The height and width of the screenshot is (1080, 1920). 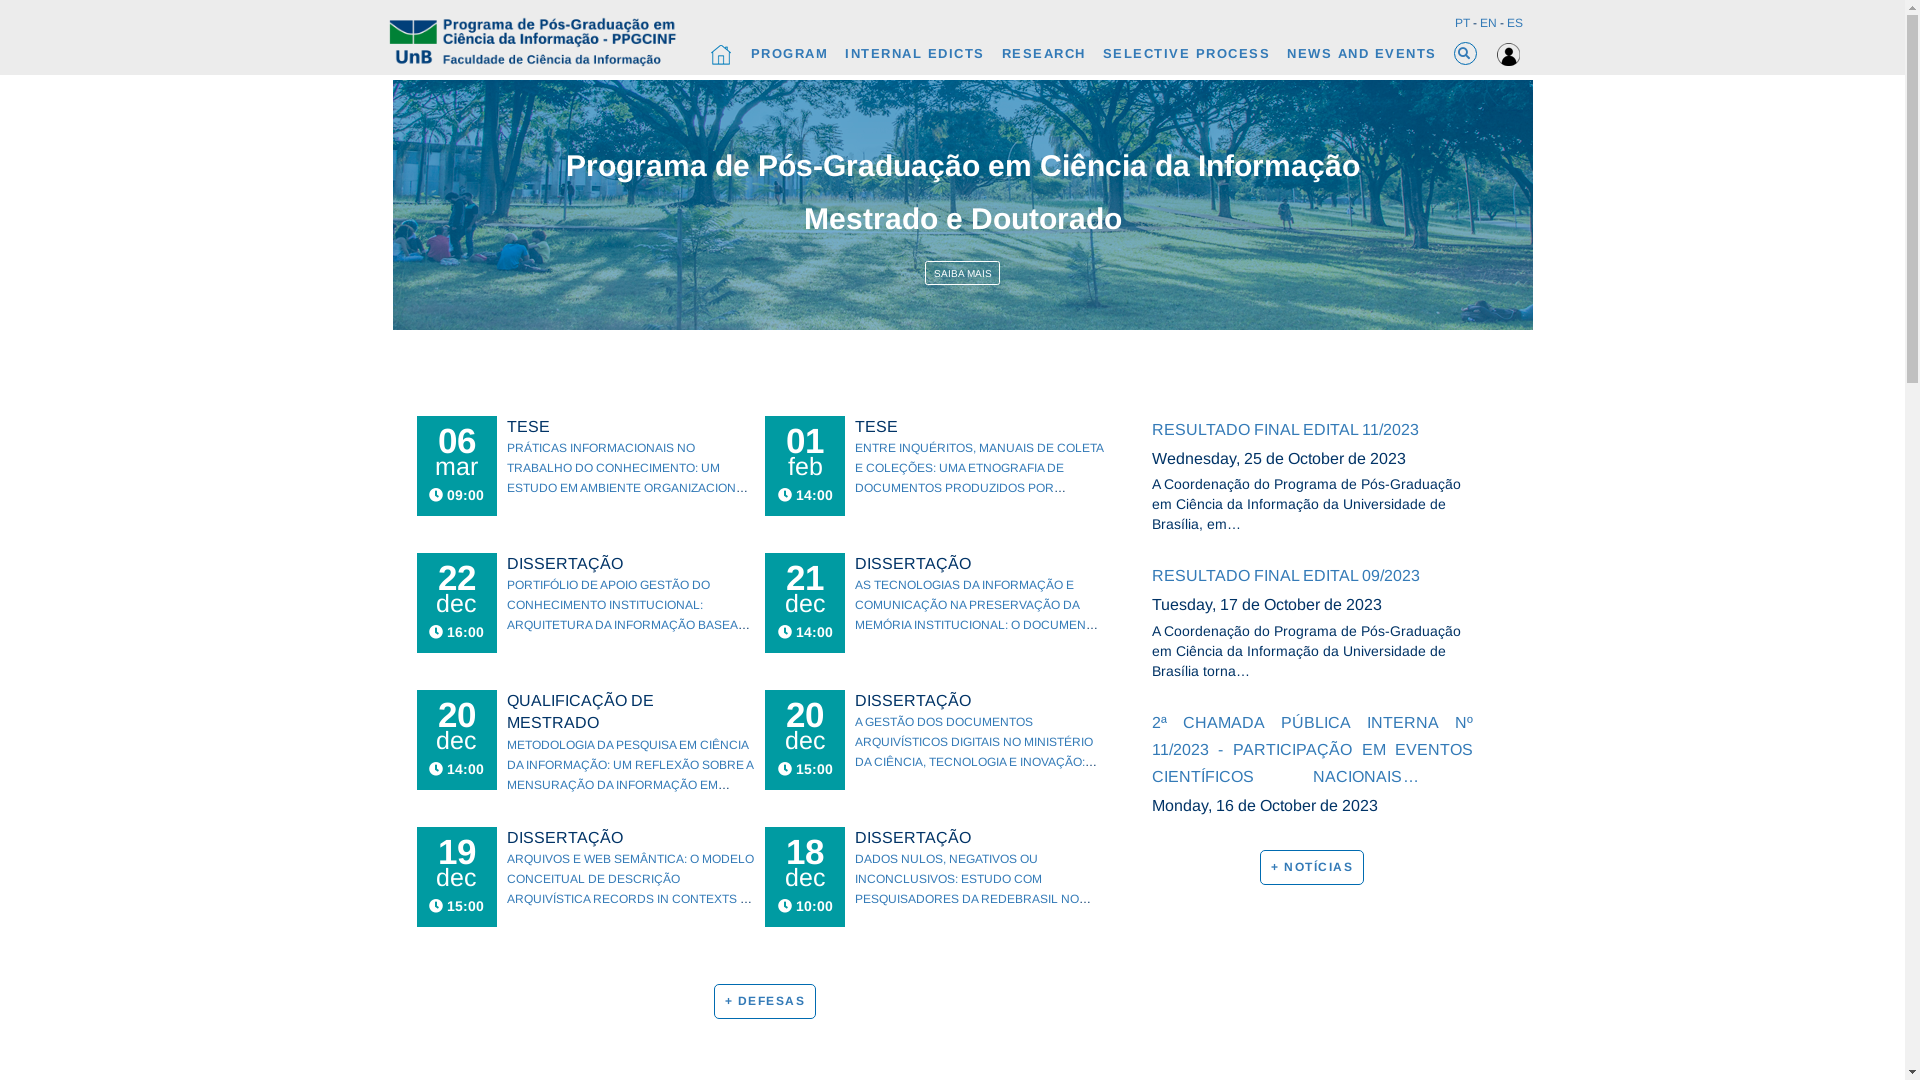 I want to click on 'RESULTADO FINAL EDITAL 09/2023', so click(x=1313, y=575).